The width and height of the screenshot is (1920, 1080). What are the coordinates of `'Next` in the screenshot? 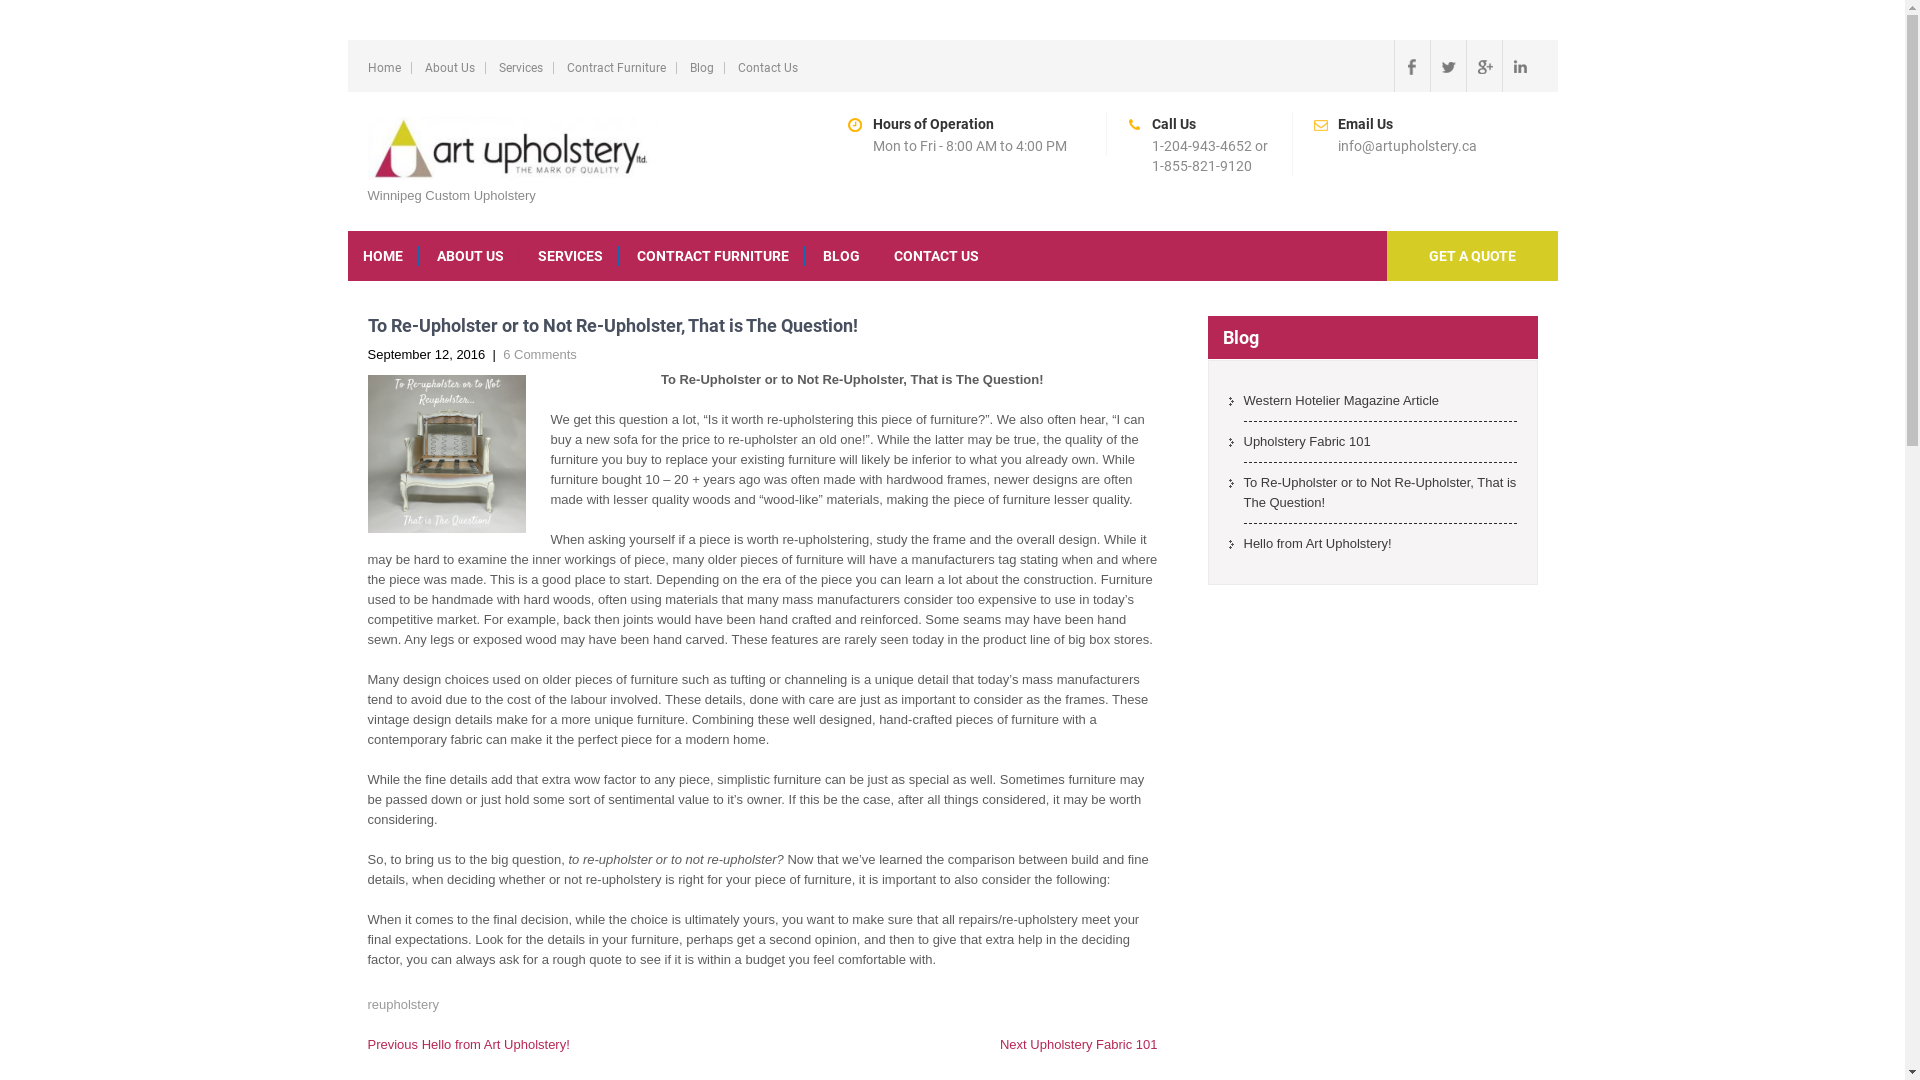 It's located at (1078, 1043).